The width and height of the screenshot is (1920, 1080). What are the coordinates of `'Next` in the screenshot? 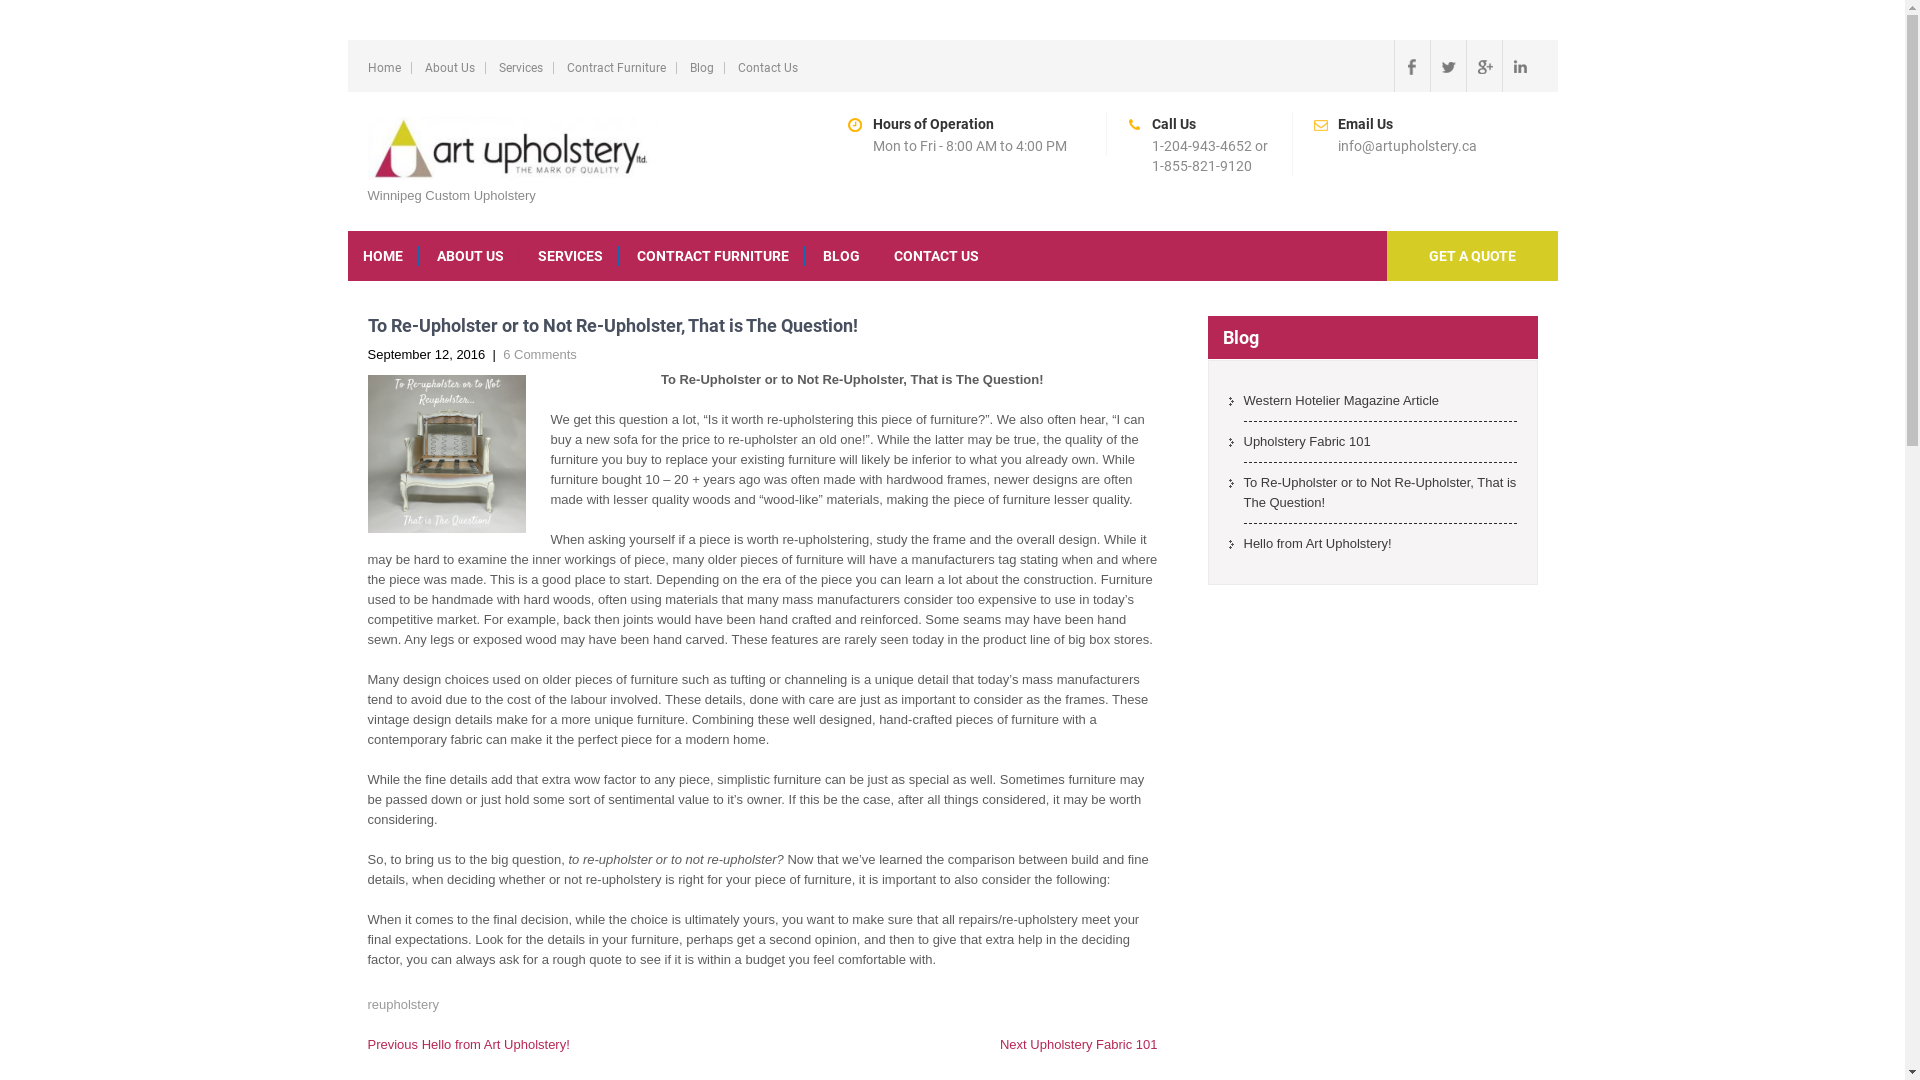 It's located at (1078, 1043).